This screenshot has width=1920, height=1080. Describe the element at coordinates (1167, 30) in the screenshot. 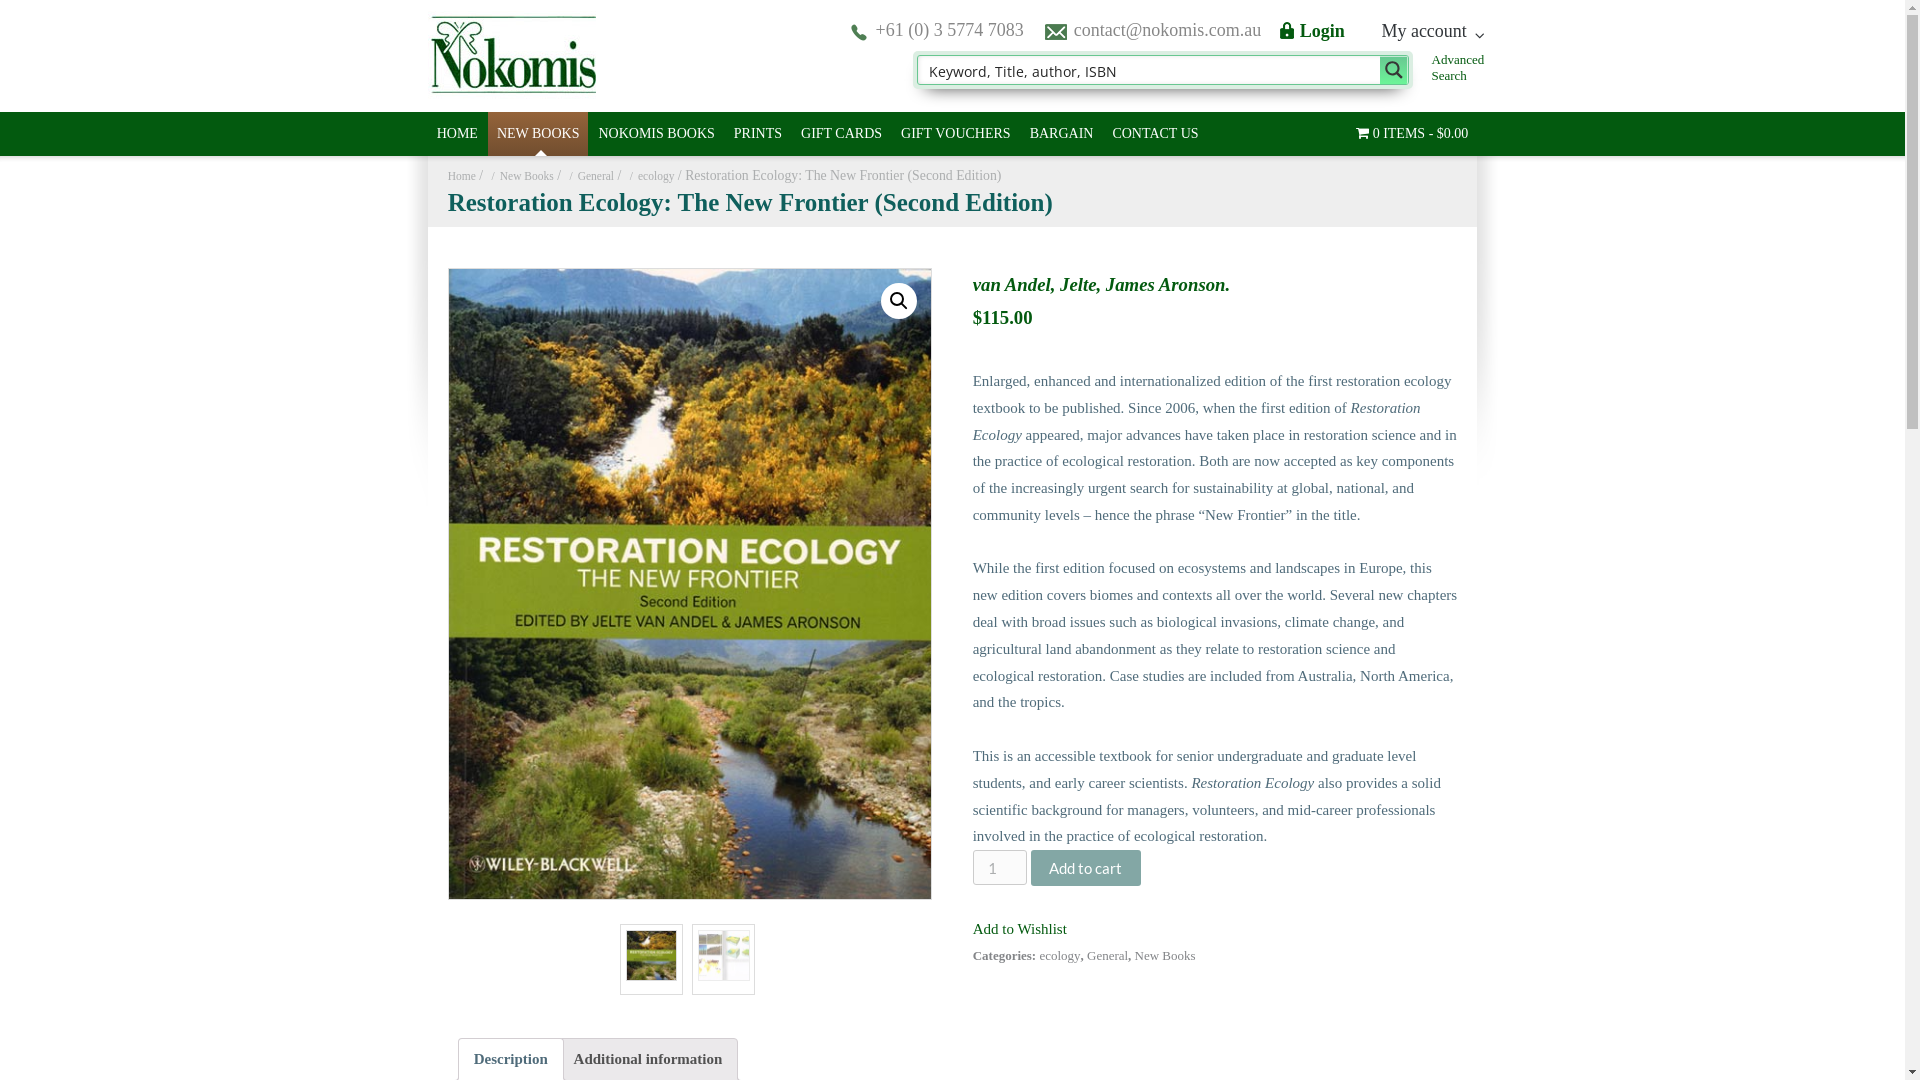

I see `'contact@nokomis.com.au'` at that location.